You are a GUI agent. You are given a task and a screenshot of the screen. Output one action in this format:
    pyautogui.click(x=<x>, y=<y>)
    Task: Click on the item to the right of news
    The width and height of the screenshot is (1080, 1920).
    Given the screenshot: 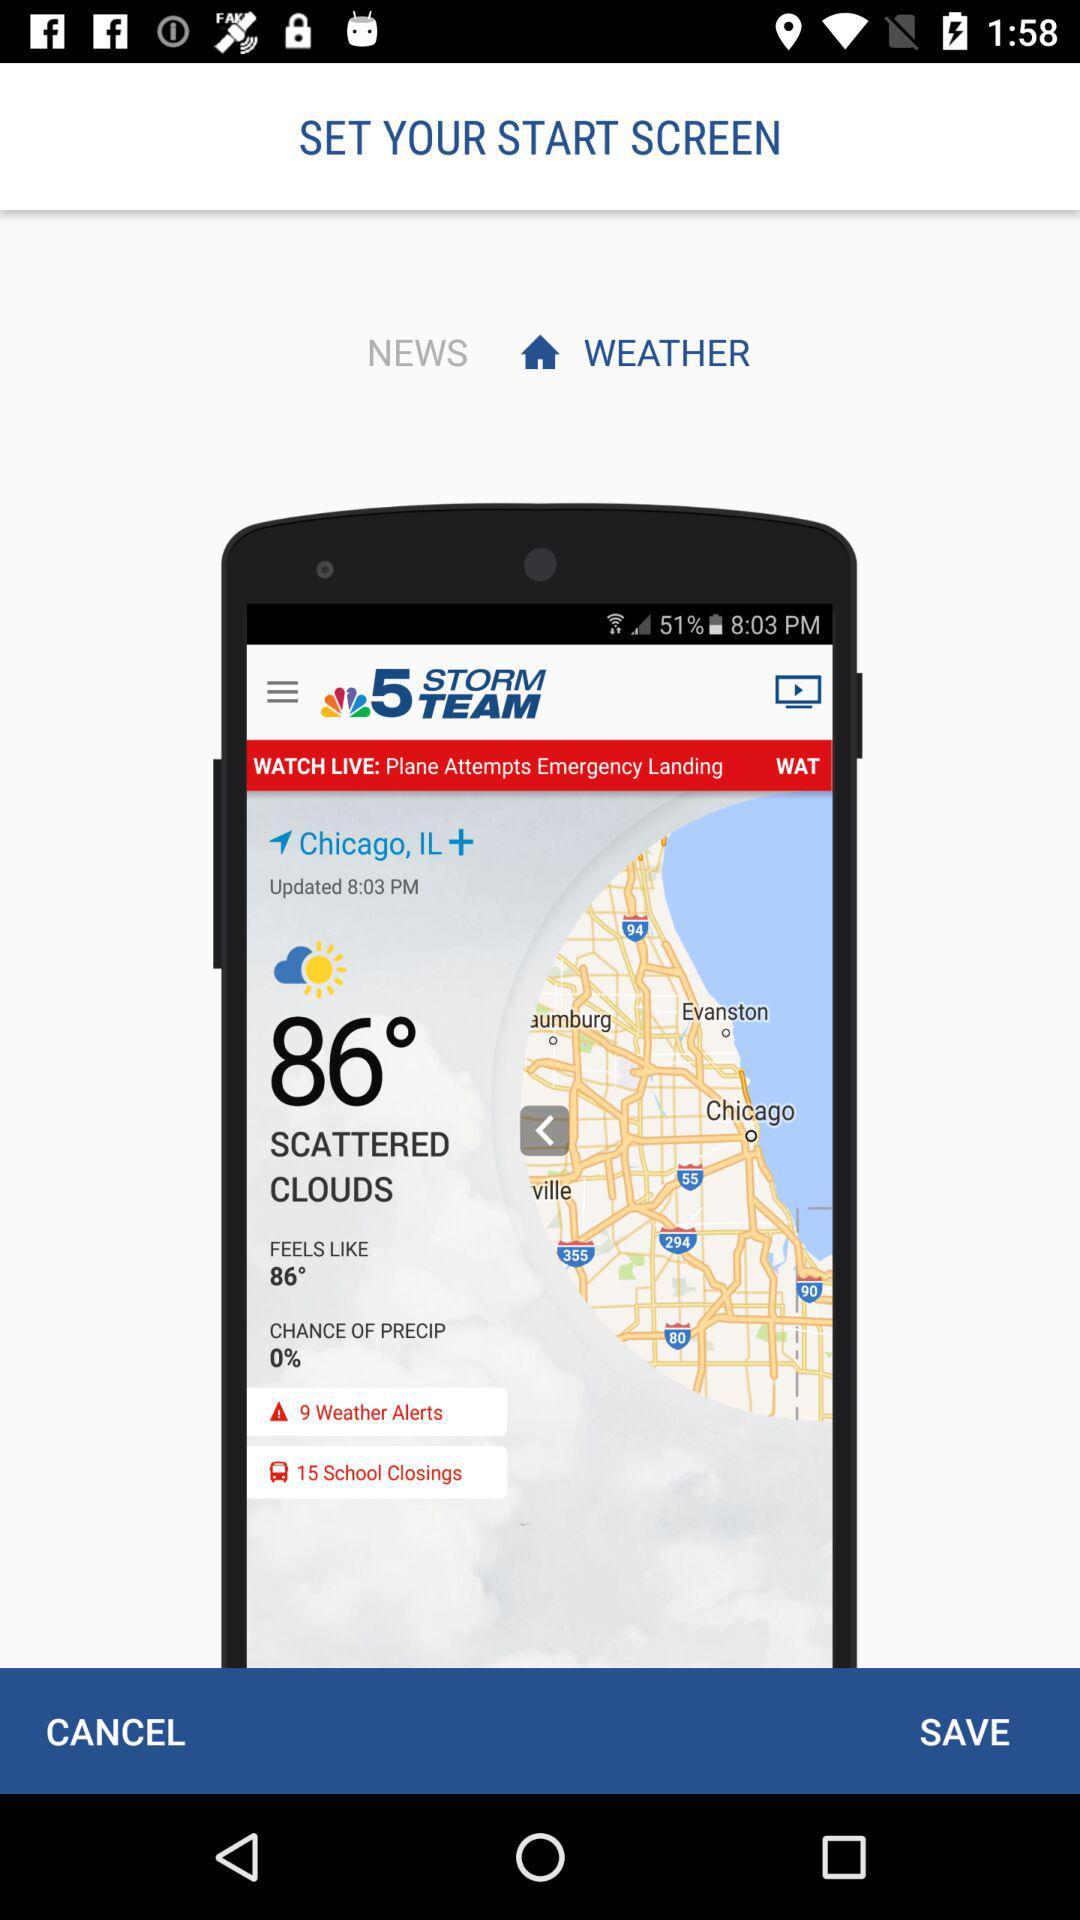 What is the action you would take?
    pyautogui.click(x=661, y=351)
    